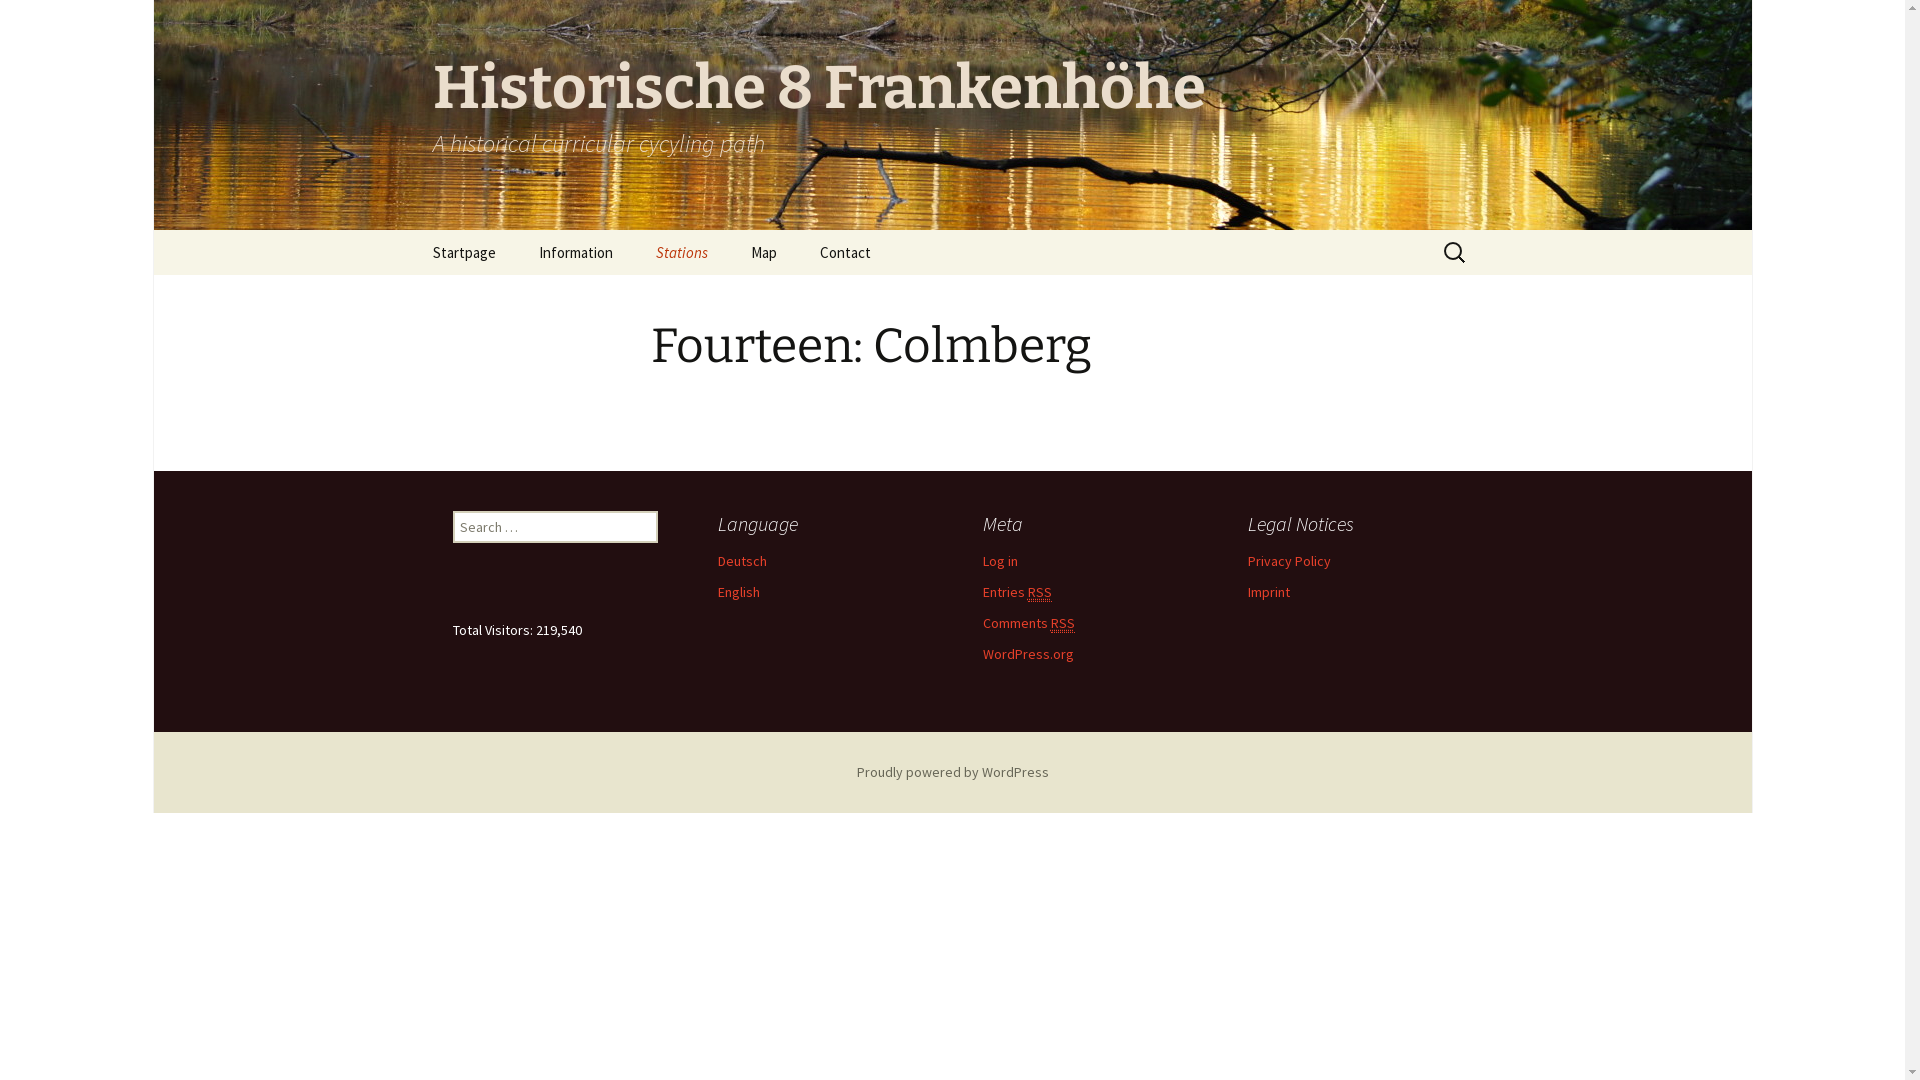  Describe the element at coordinates (462, 251) in the screenshot. I see `'Startpage'` at that location.